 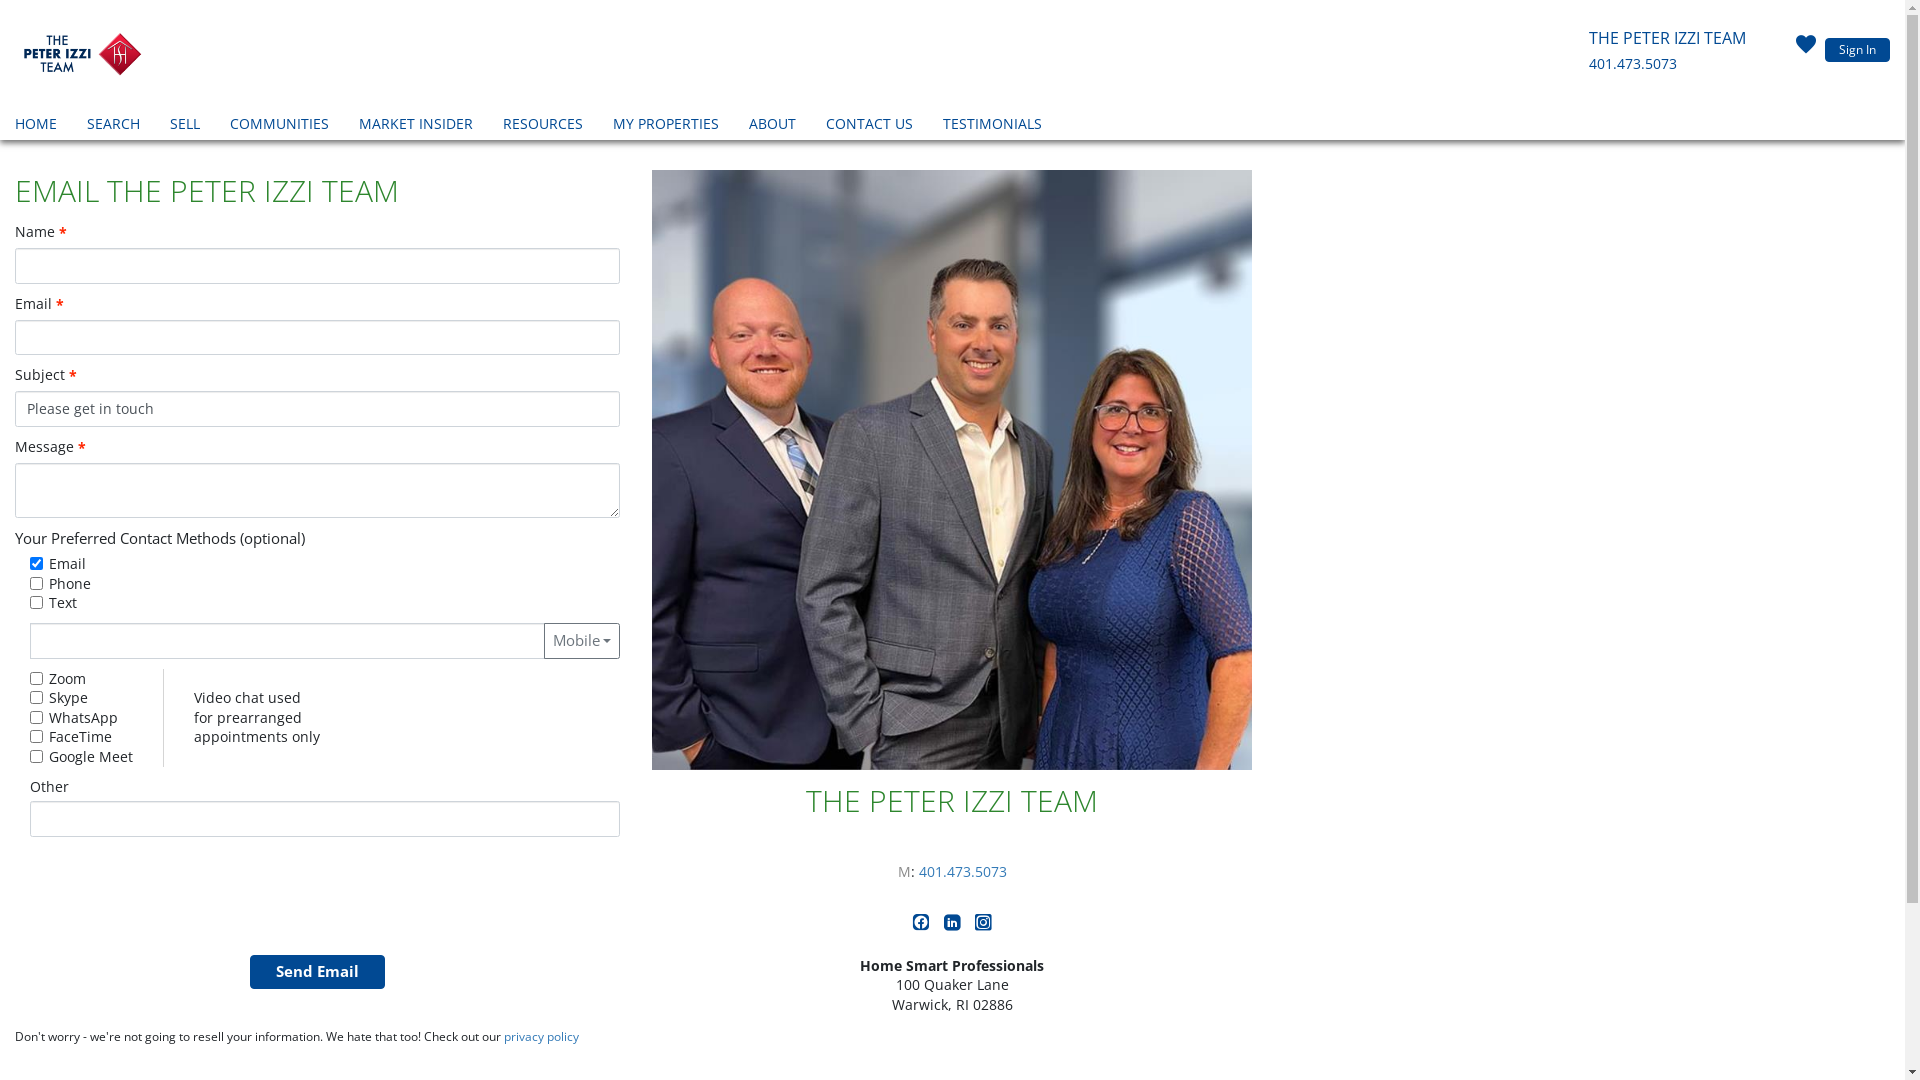 What do you see at coordinates (983, 925) in the screenshot?
I see `'Instagram'` at bounding box center [983, 925].